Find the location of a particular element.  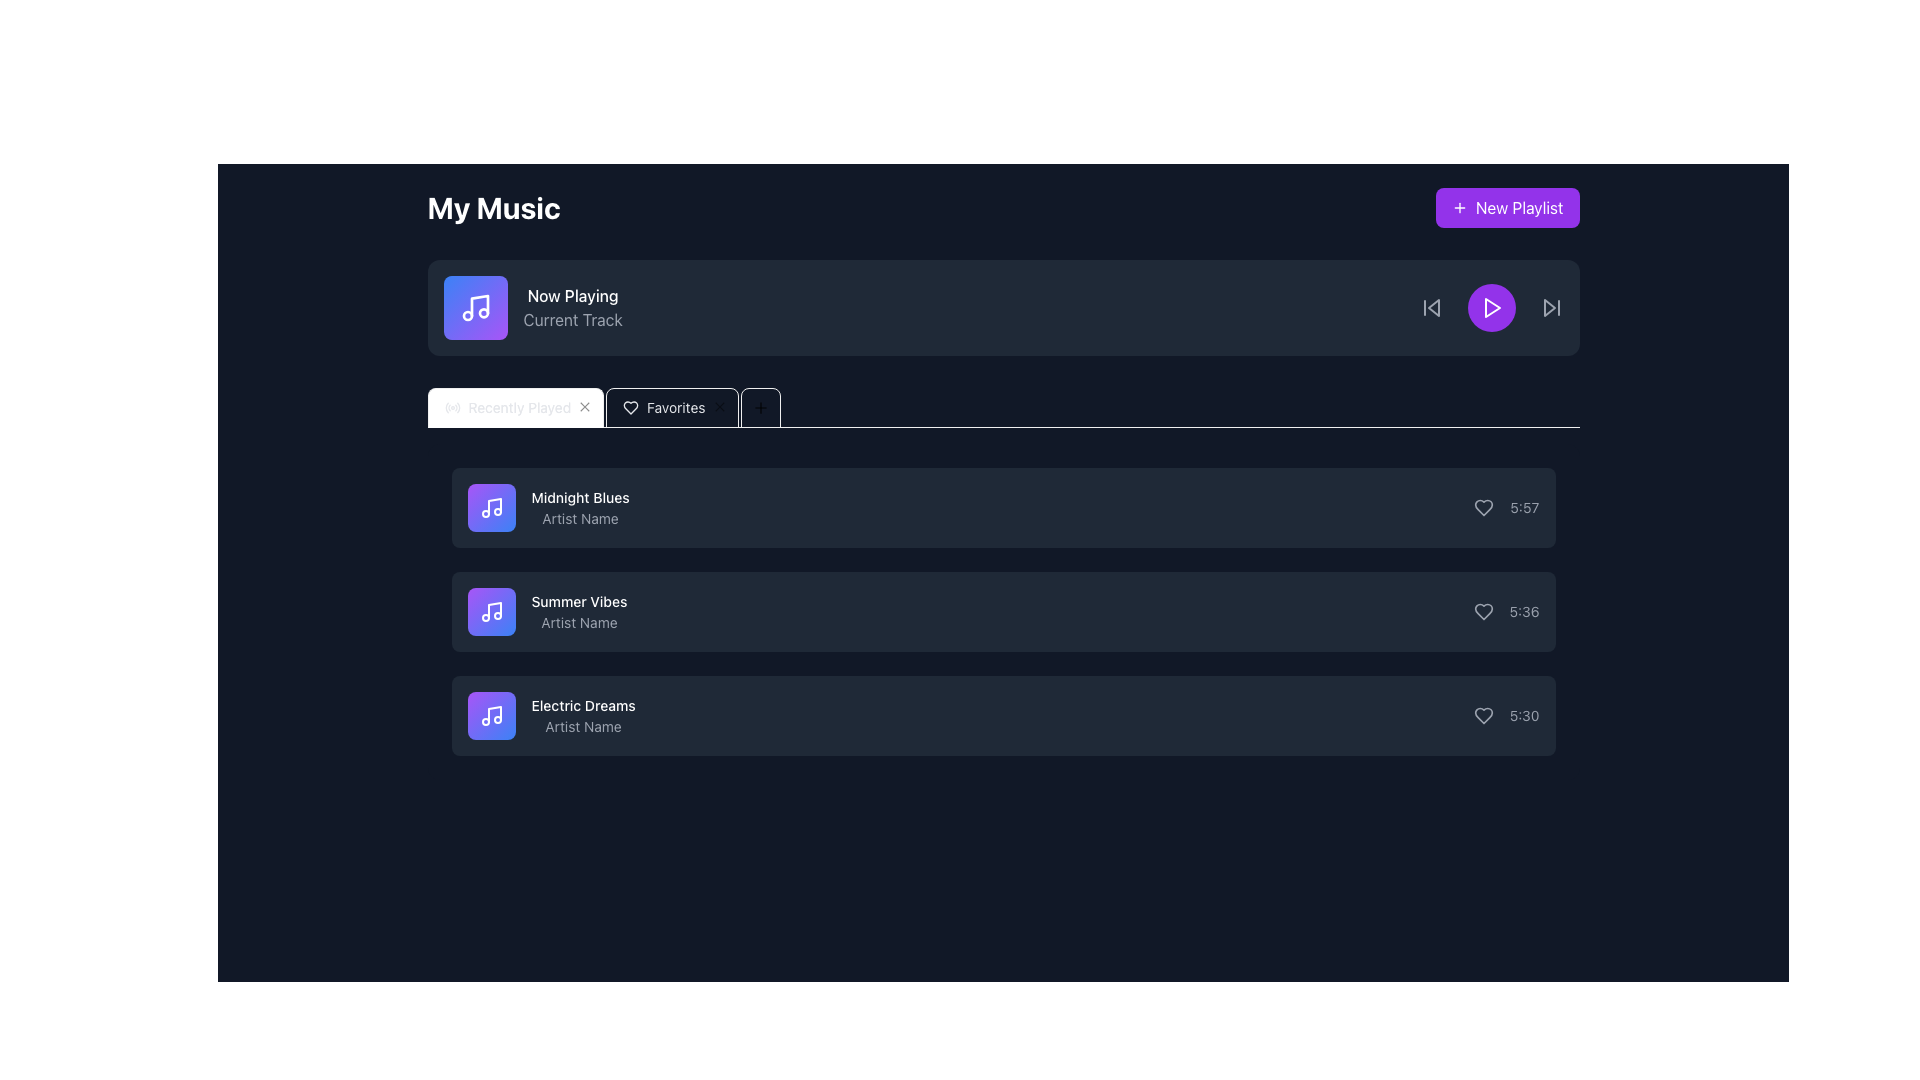

time duration text '5:30' displayed in light gray, which is part of the song 'Electric Dreams' in the music playlist, located at the far right with a heart icon to its left is located at coordinates (1506, 715).